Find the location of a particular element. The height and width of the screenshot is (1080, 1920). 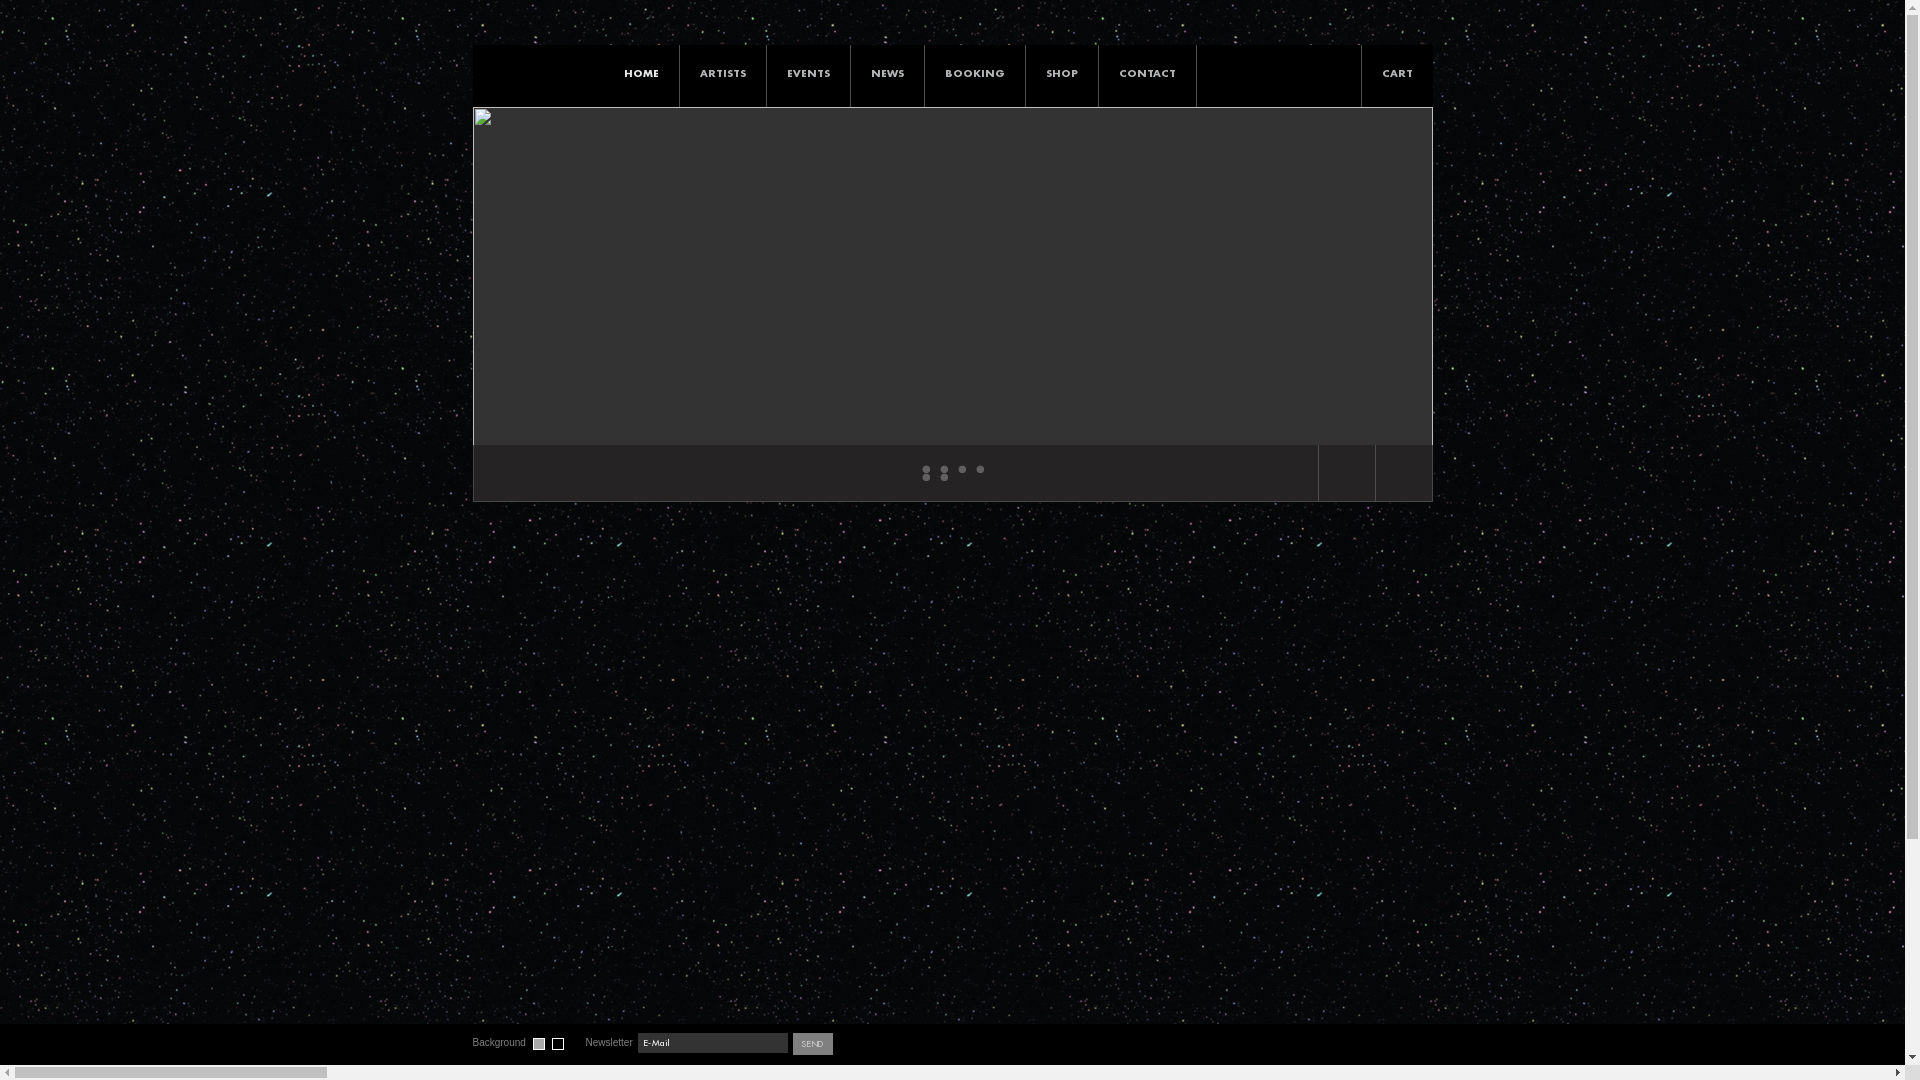

'BOOKING' is located at coordinates (923, 72).